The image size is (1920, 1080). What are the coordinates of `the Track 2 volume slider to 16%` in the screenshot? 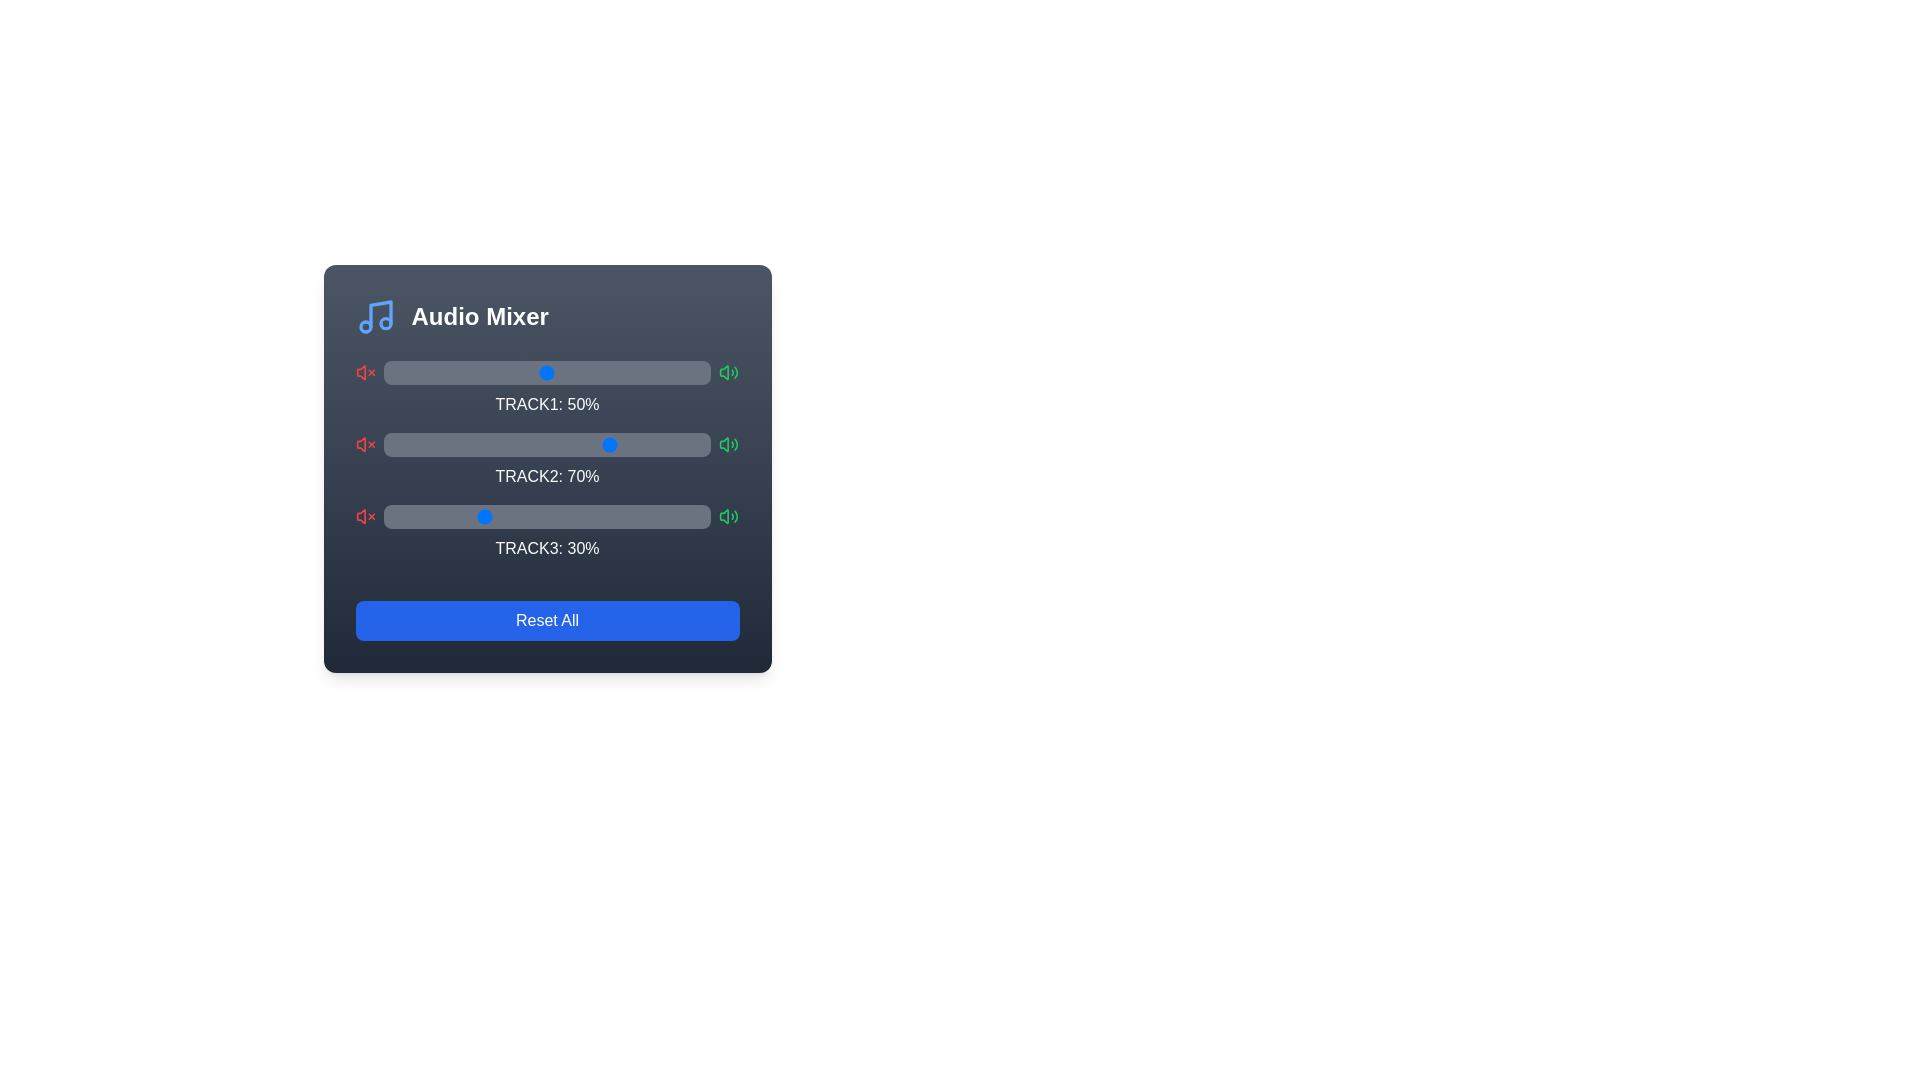 It's located at (435, 443).